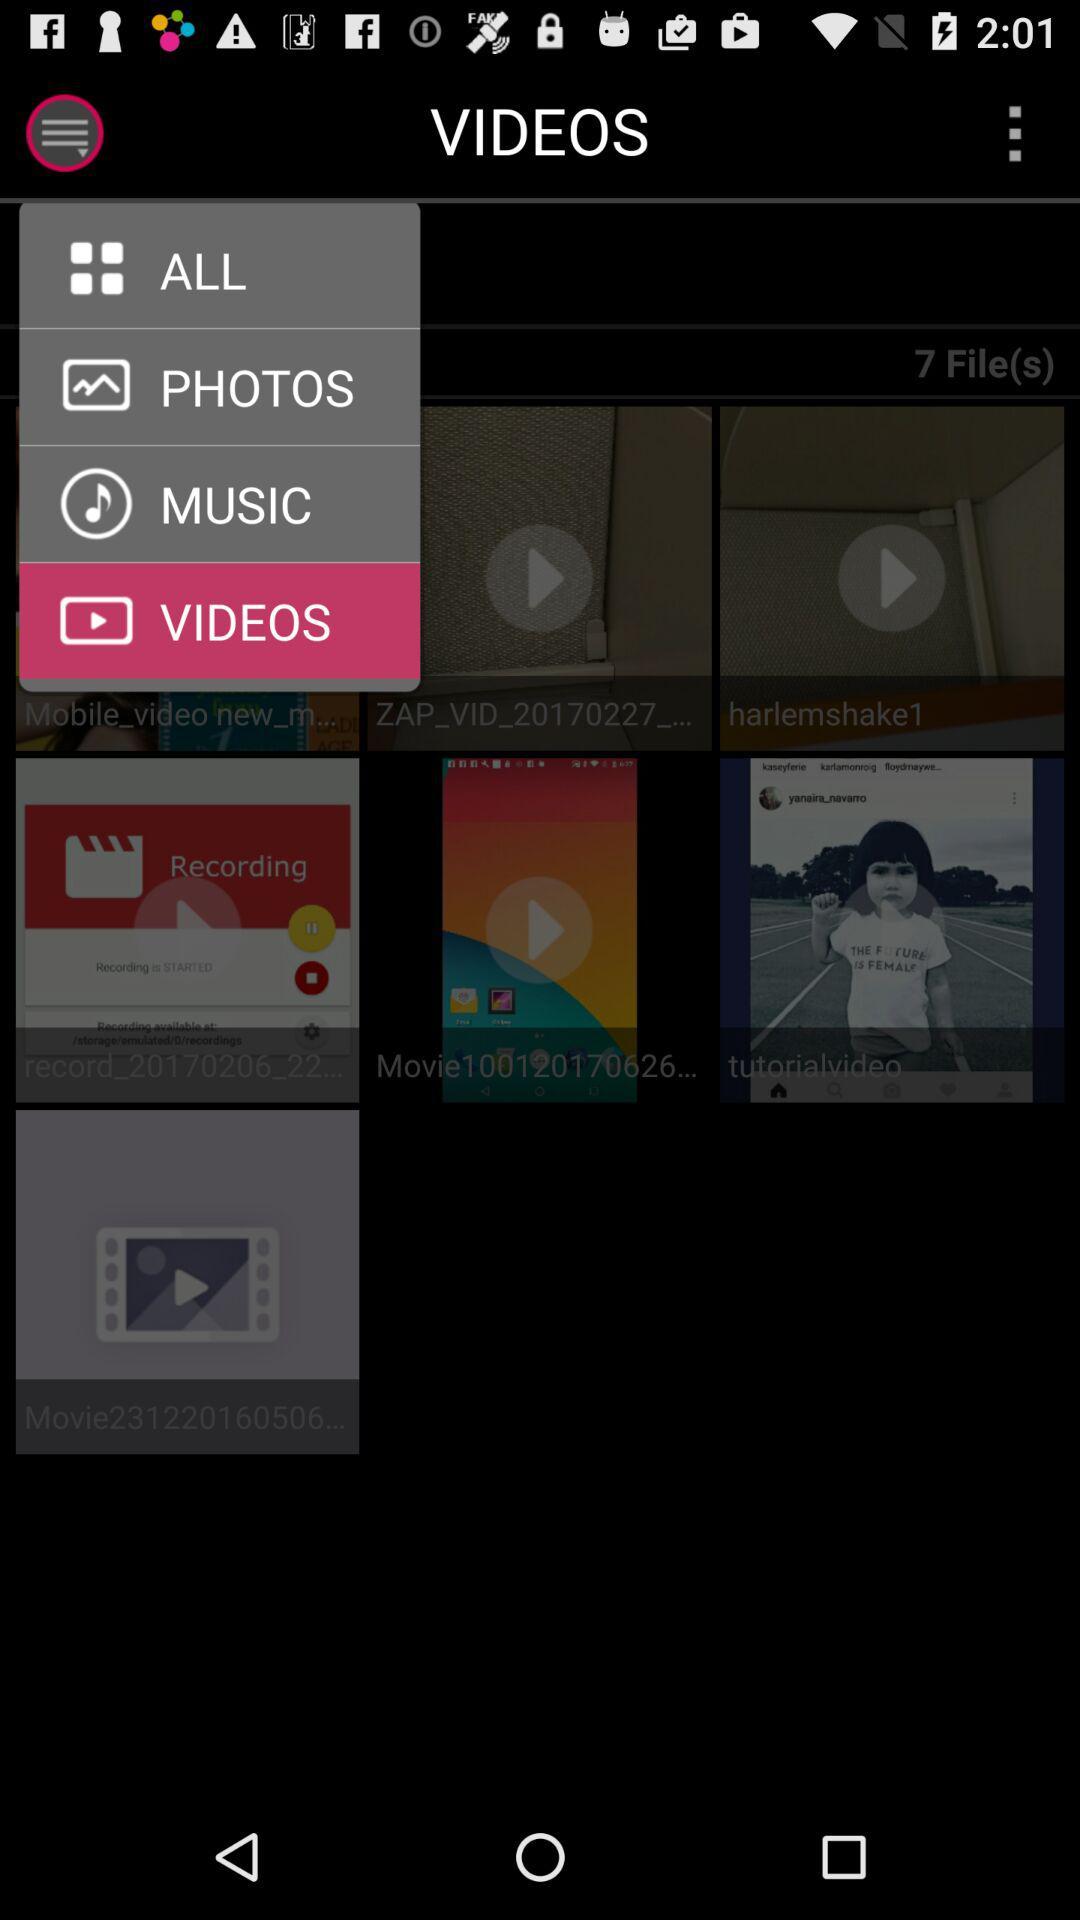 The width and height of the screenshot is (1080, 1920). Describe the element at coordinates (538, 713) in the screenshot. I see `the zap_vid_20170227_214607 item` at that location.